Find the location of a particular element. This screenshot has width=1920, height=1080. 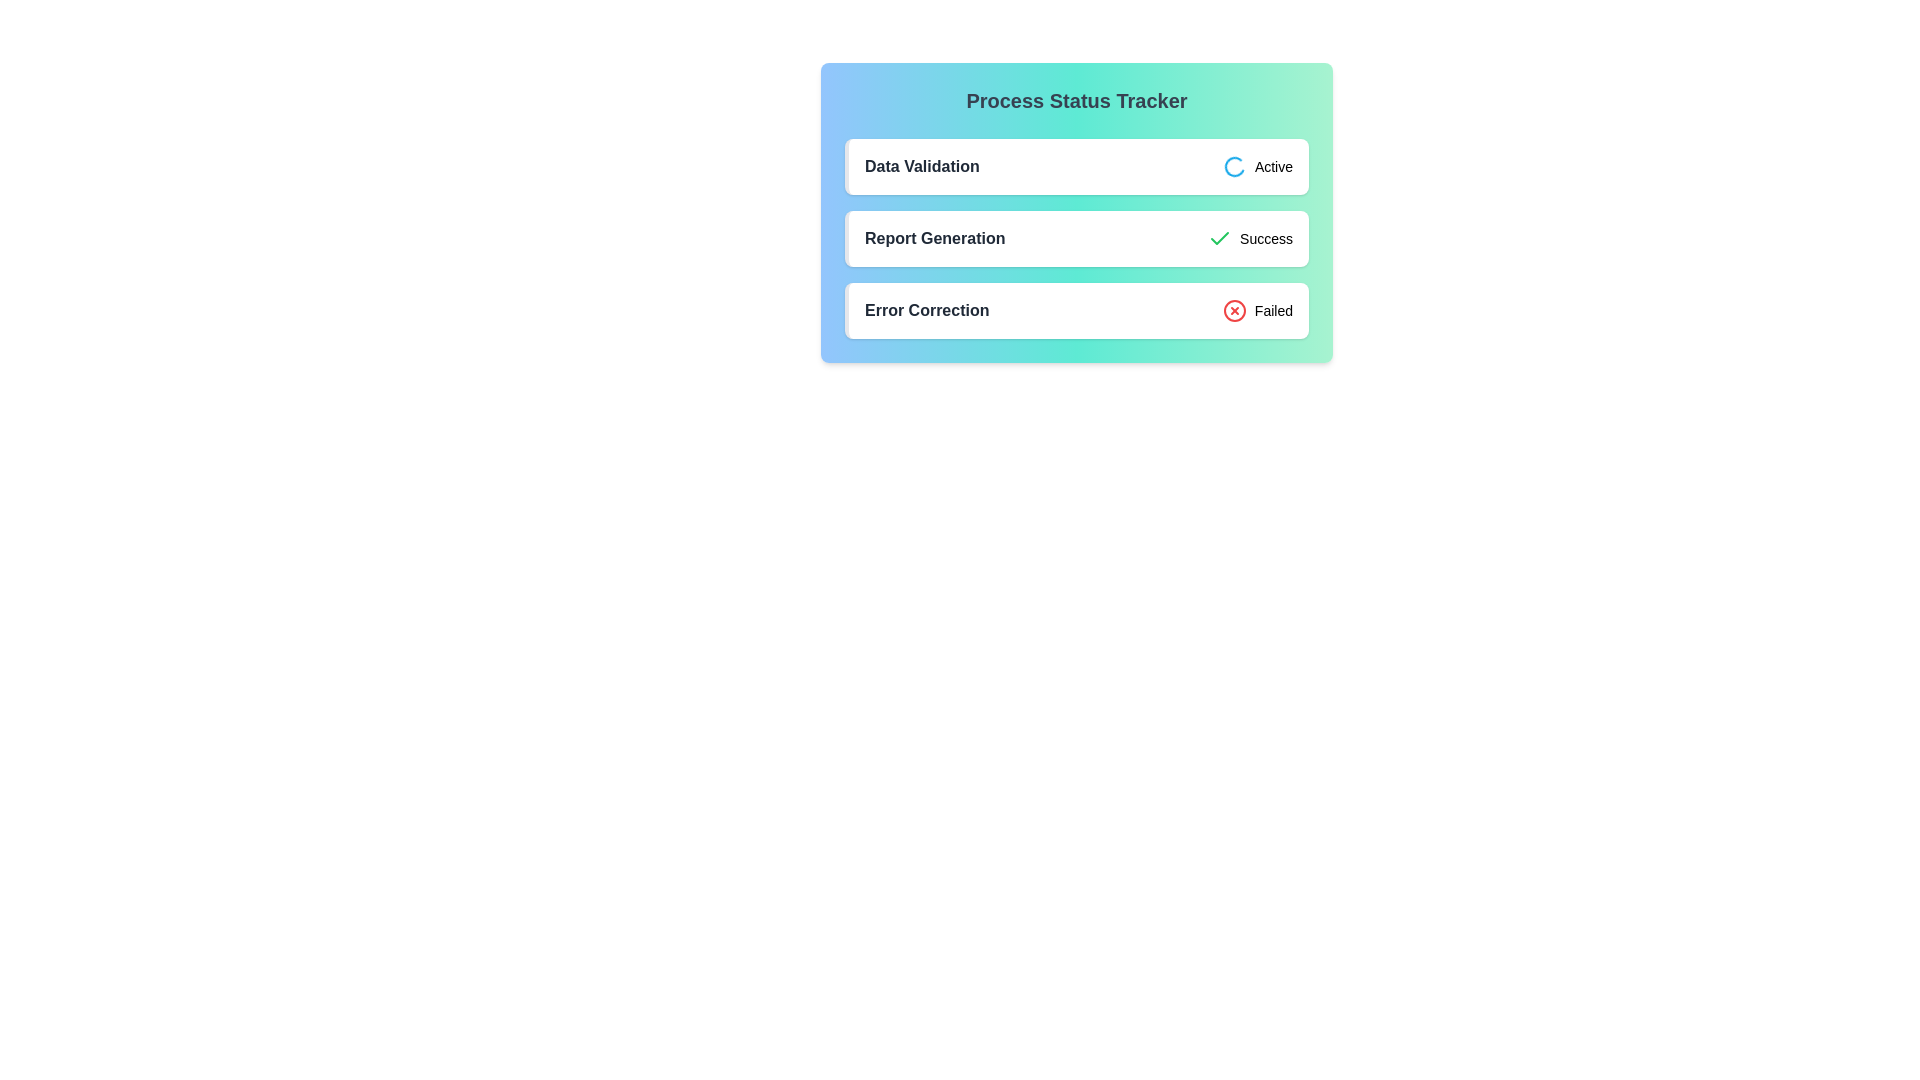

the 'Error Correction.' text label styled with a bold font and dark gray color, located in the third card of the status tracker interface is located at coordinates (926, 311).